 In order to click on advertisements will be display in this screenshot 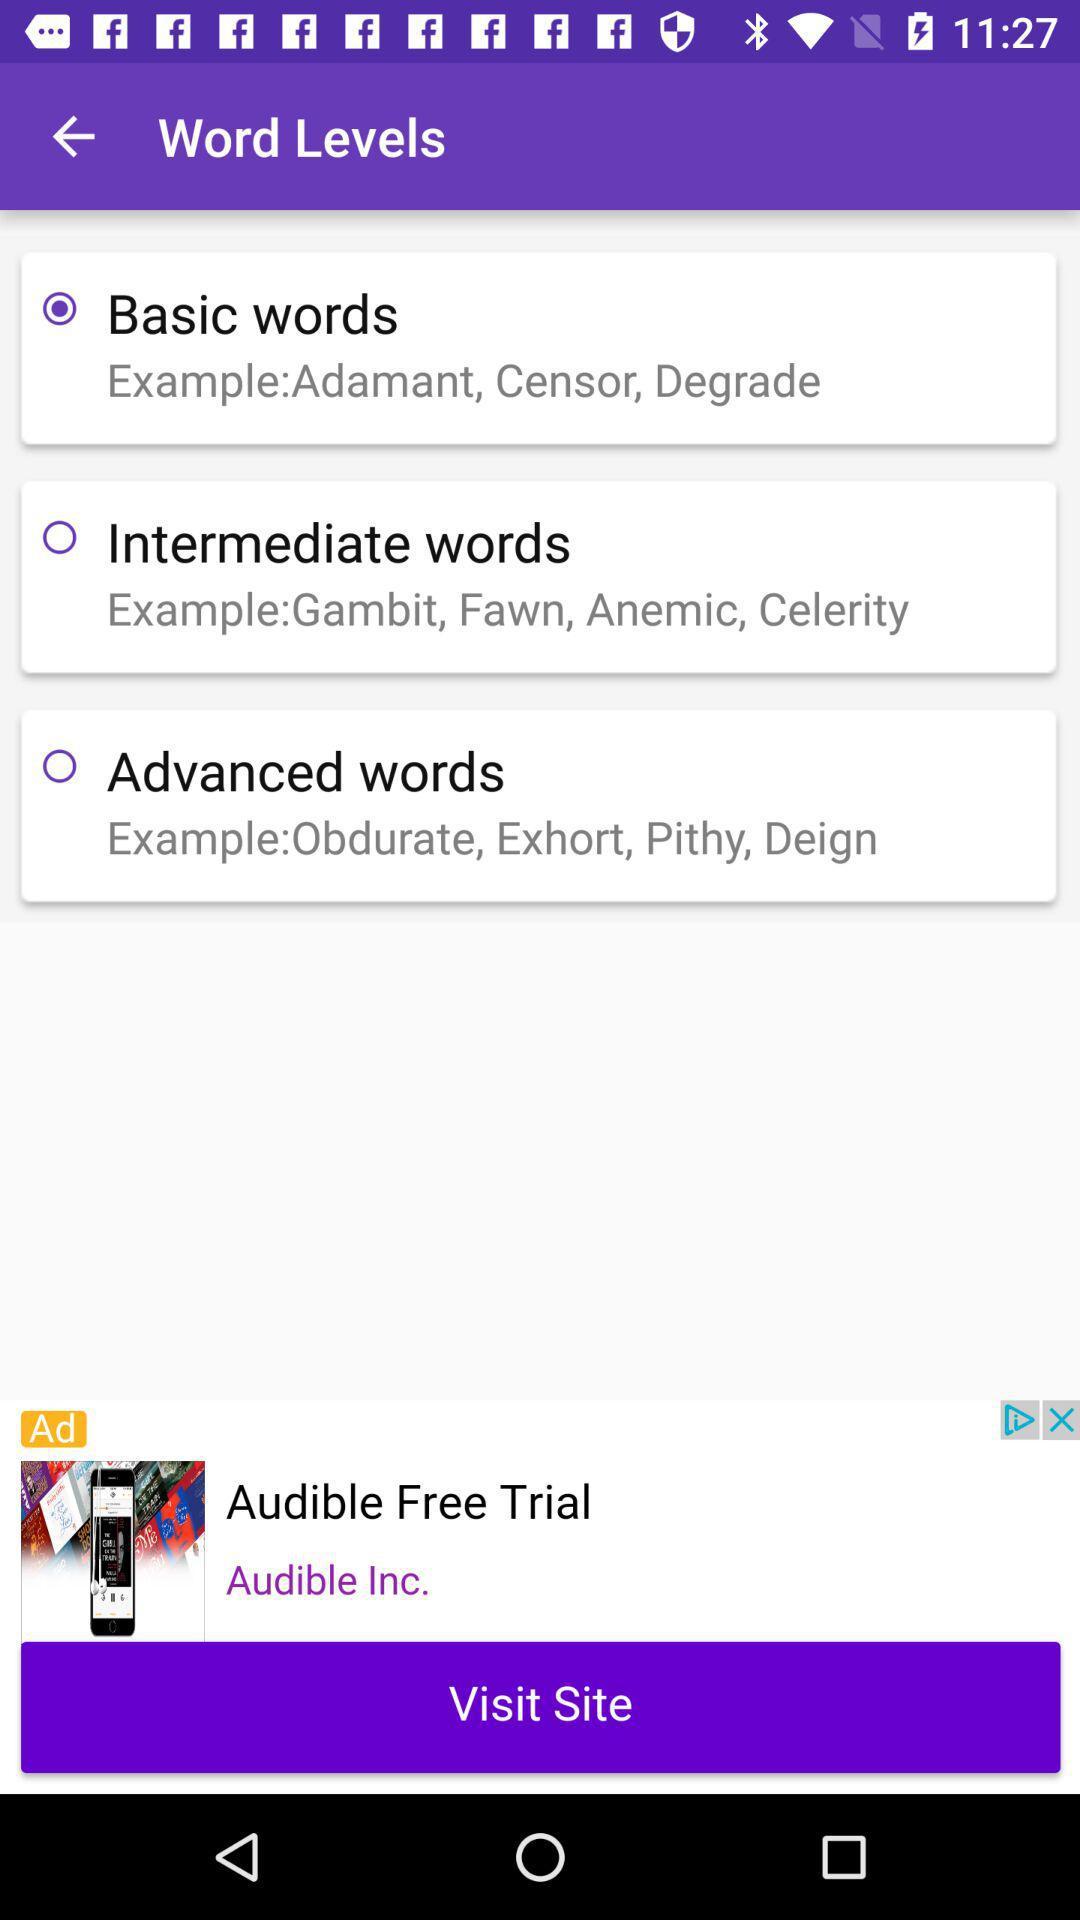, I will do `click(540, 1596)`.